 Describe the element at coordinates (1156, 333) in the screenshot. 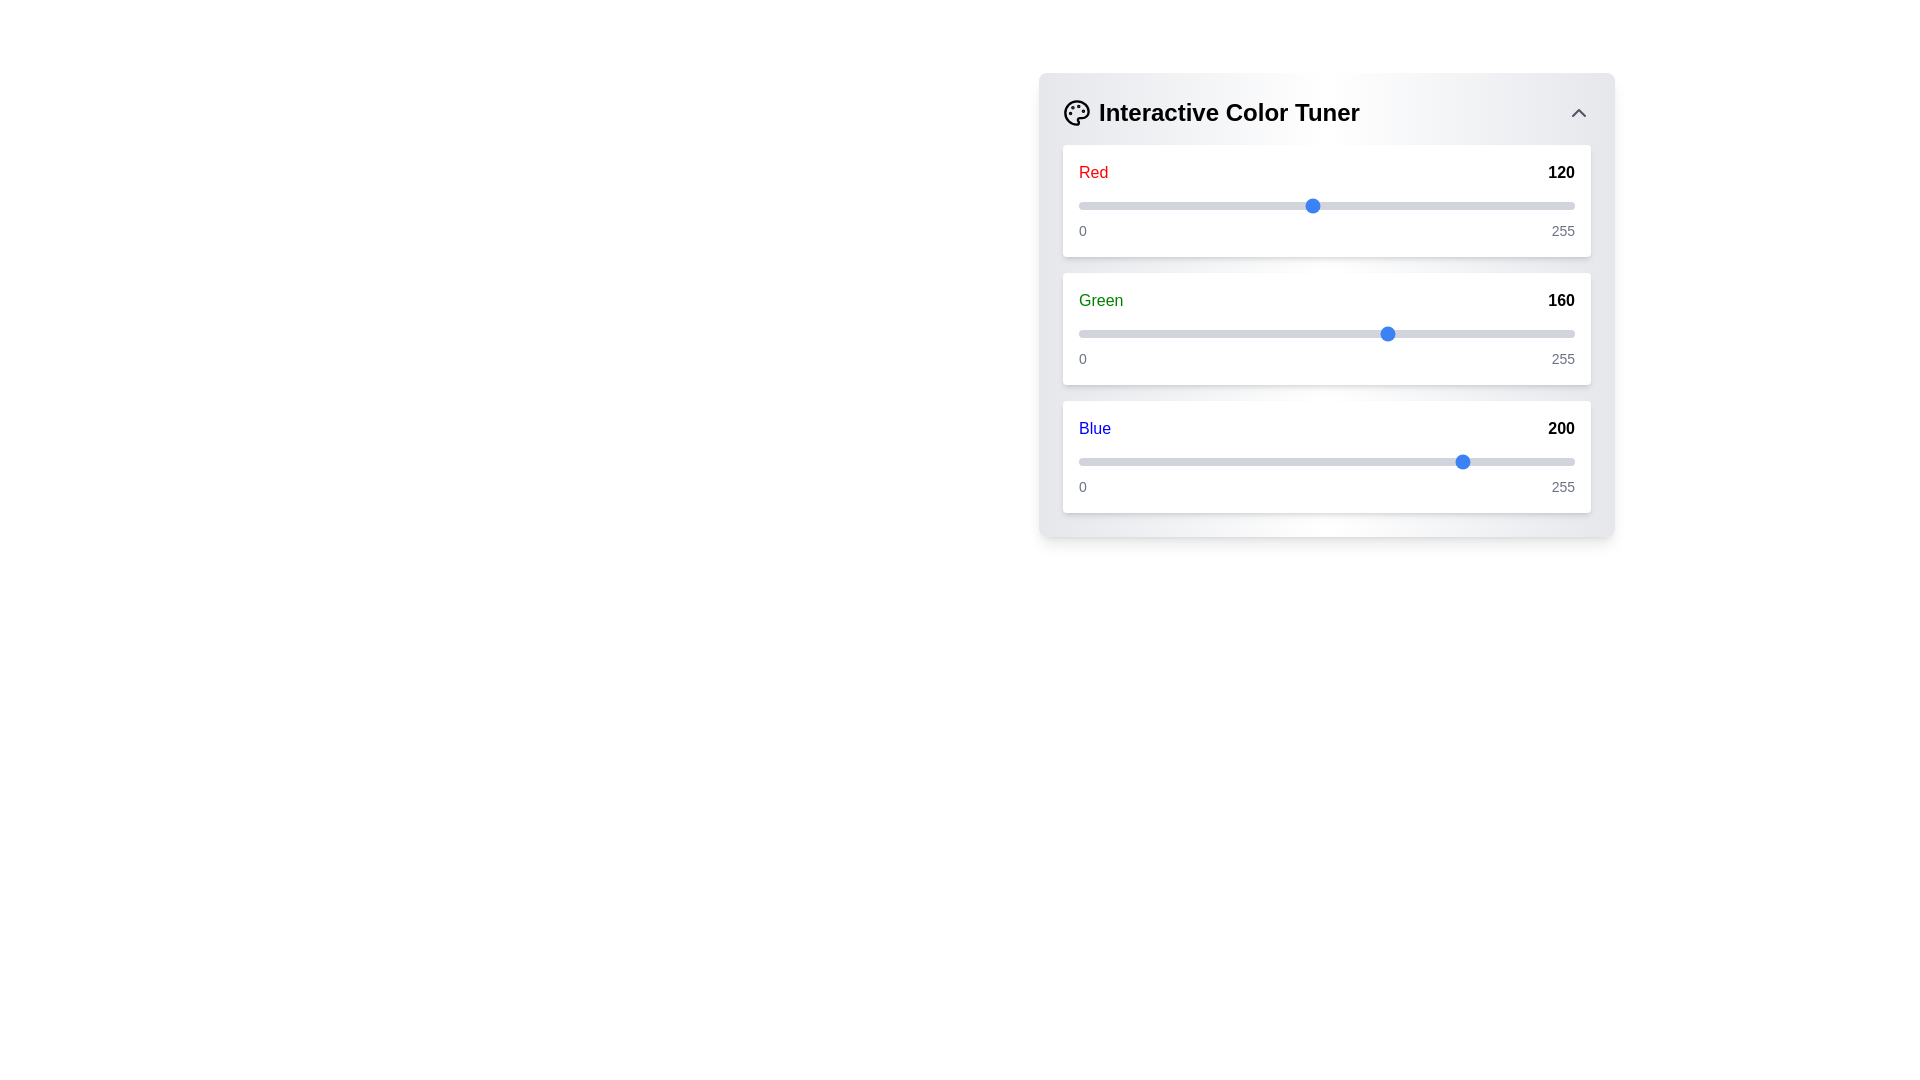

I see `the green component value` at that location.